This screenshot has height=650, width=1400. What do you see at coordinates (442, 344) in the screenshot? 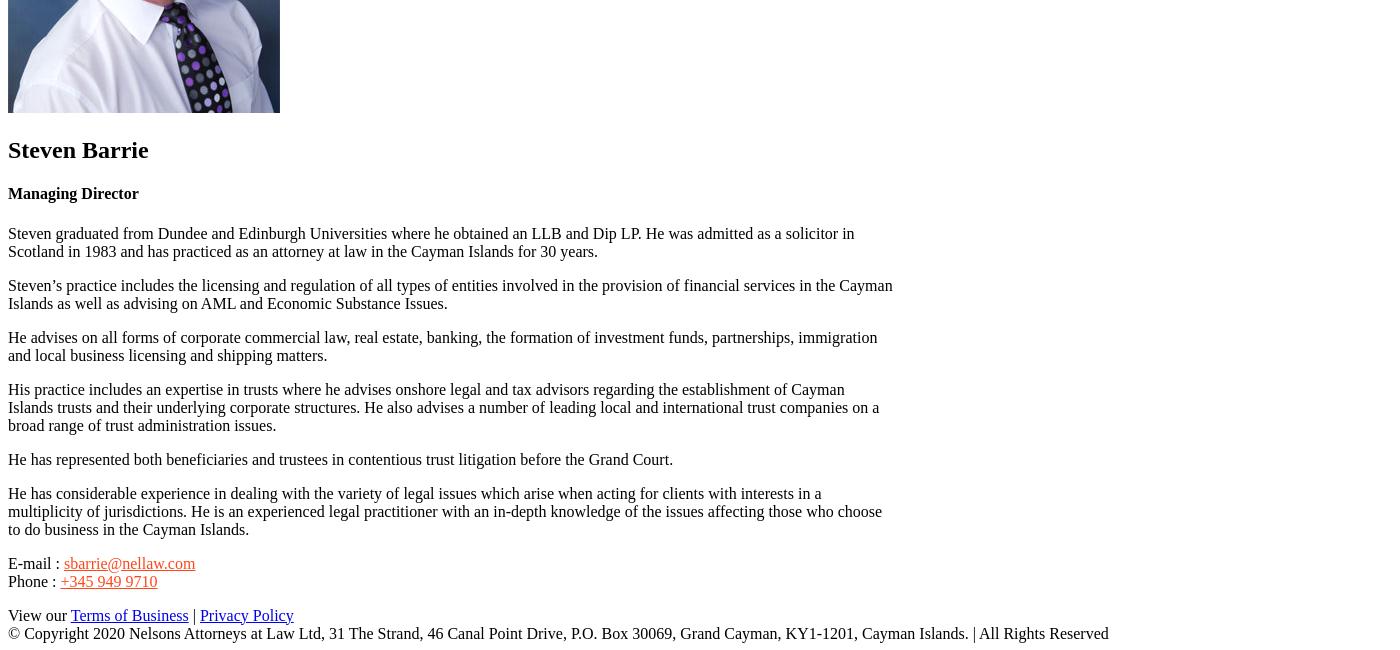
I see `'He advises on all forms of corporate commercial law, real estate, banking, the formation of investment funds, partnerships, immigration and local business licensing and shipping matters.'` at bounding box center [442, 344].